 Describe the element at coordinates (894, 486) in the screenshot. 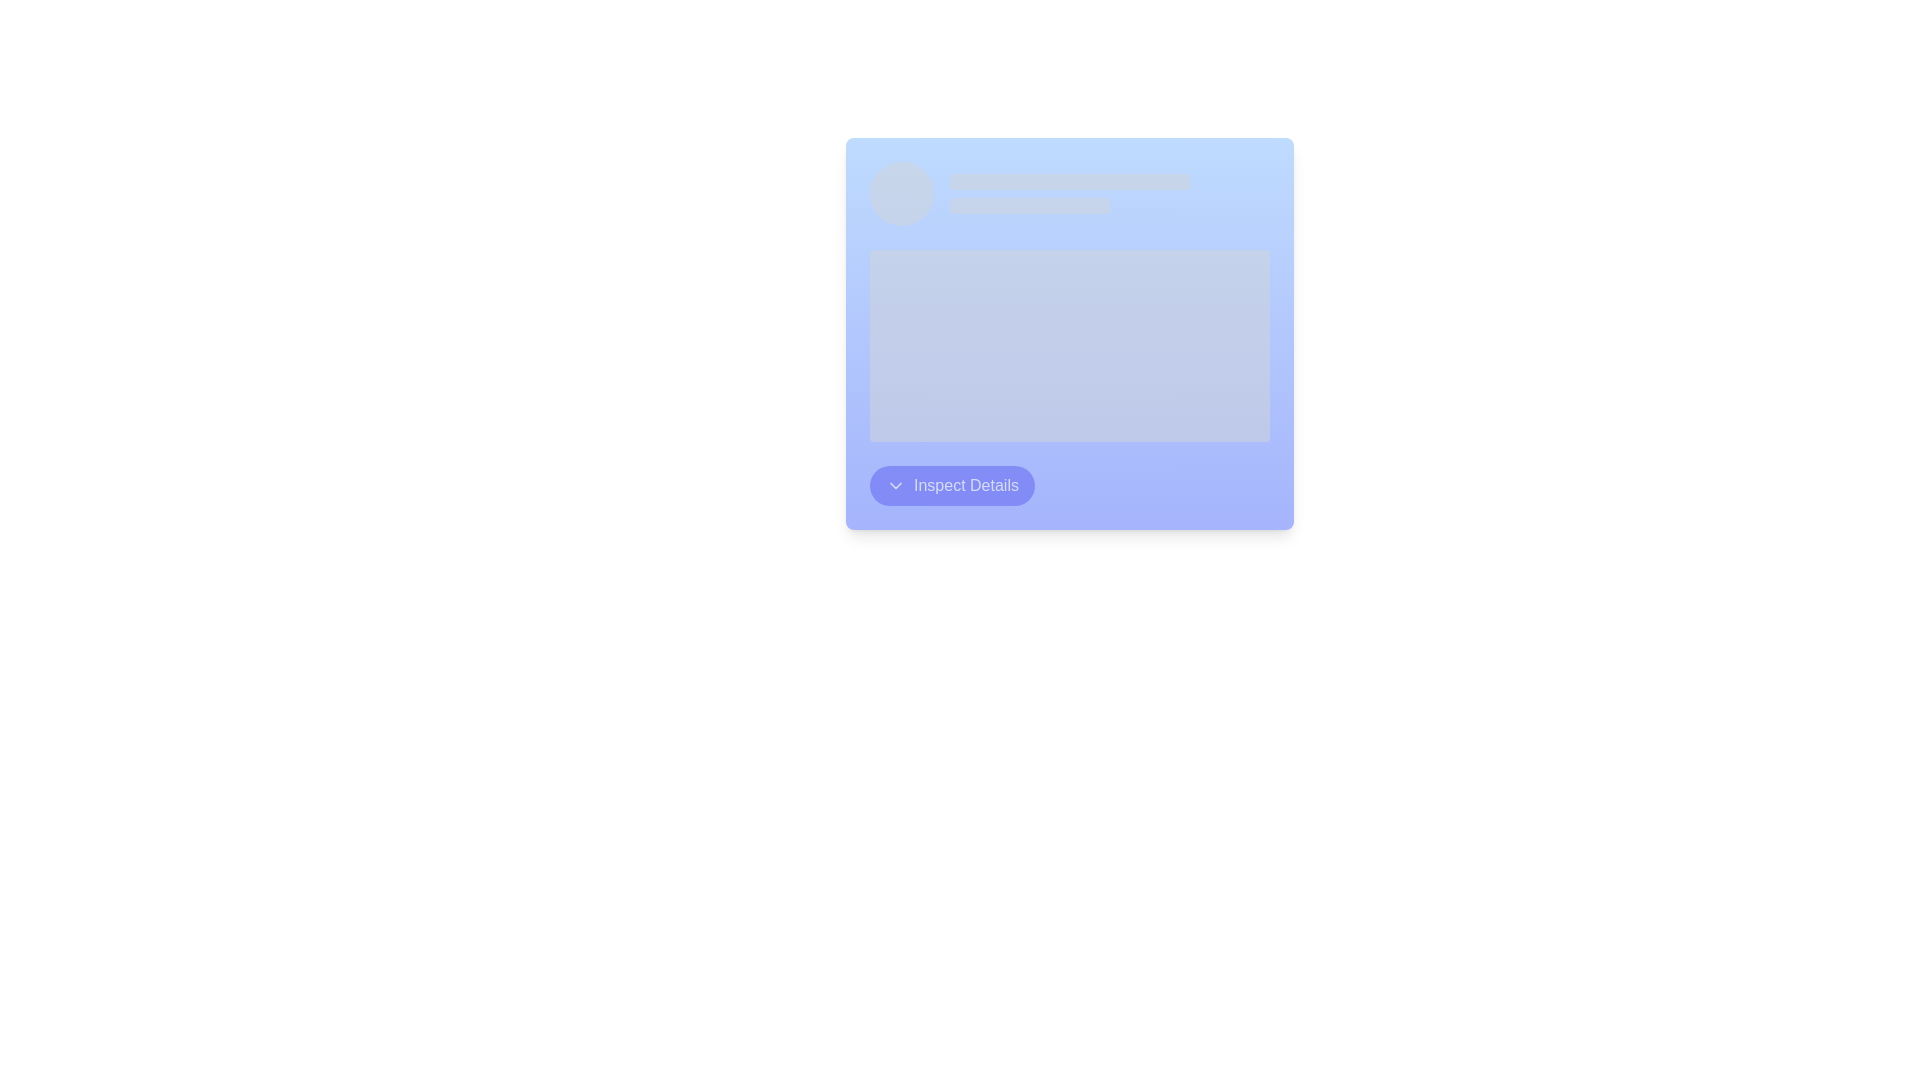

I see `the chevron-down indicator icon located within the 'Inspect Details' button to interact with the associated feature` at that location.